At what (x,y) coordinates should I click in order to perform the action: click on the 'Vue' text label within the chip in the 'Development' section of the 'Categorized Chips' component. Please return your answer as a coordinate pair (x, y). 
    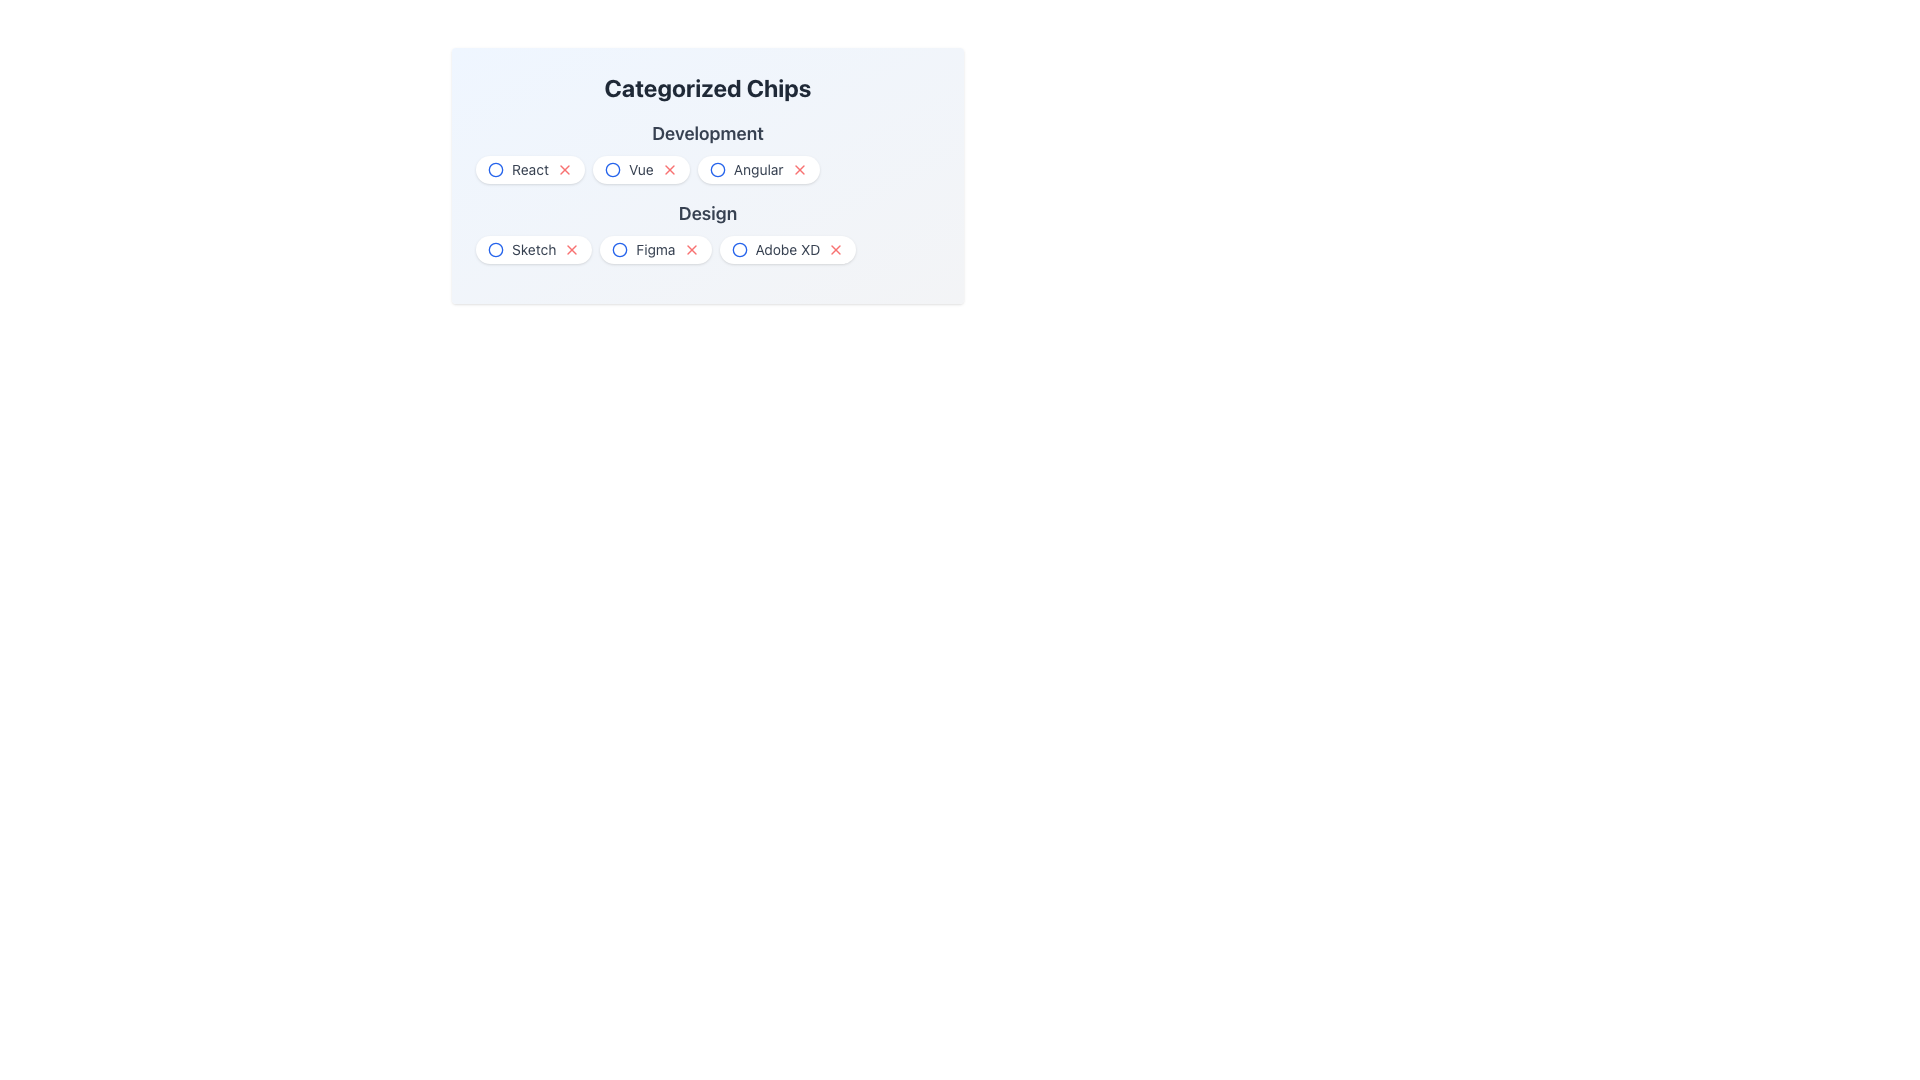
    Looking at the image, I should click on (641, 168).